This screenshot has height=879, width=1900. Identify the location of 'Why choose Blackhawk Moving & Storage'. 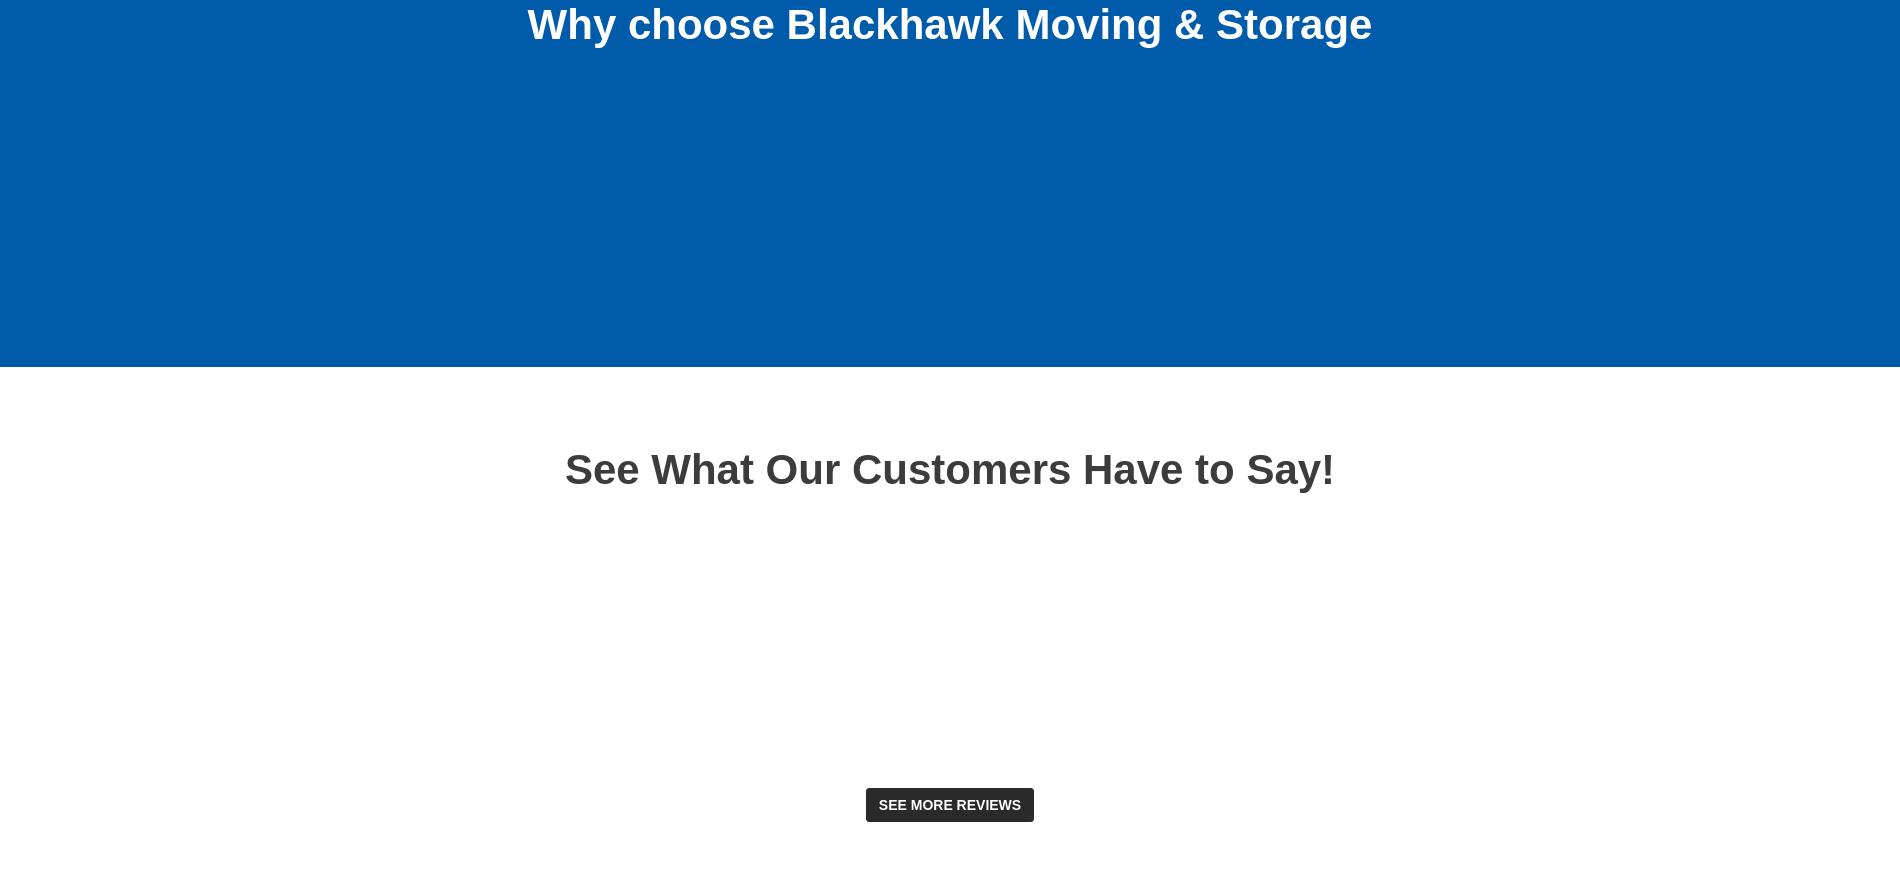
(527, 22).